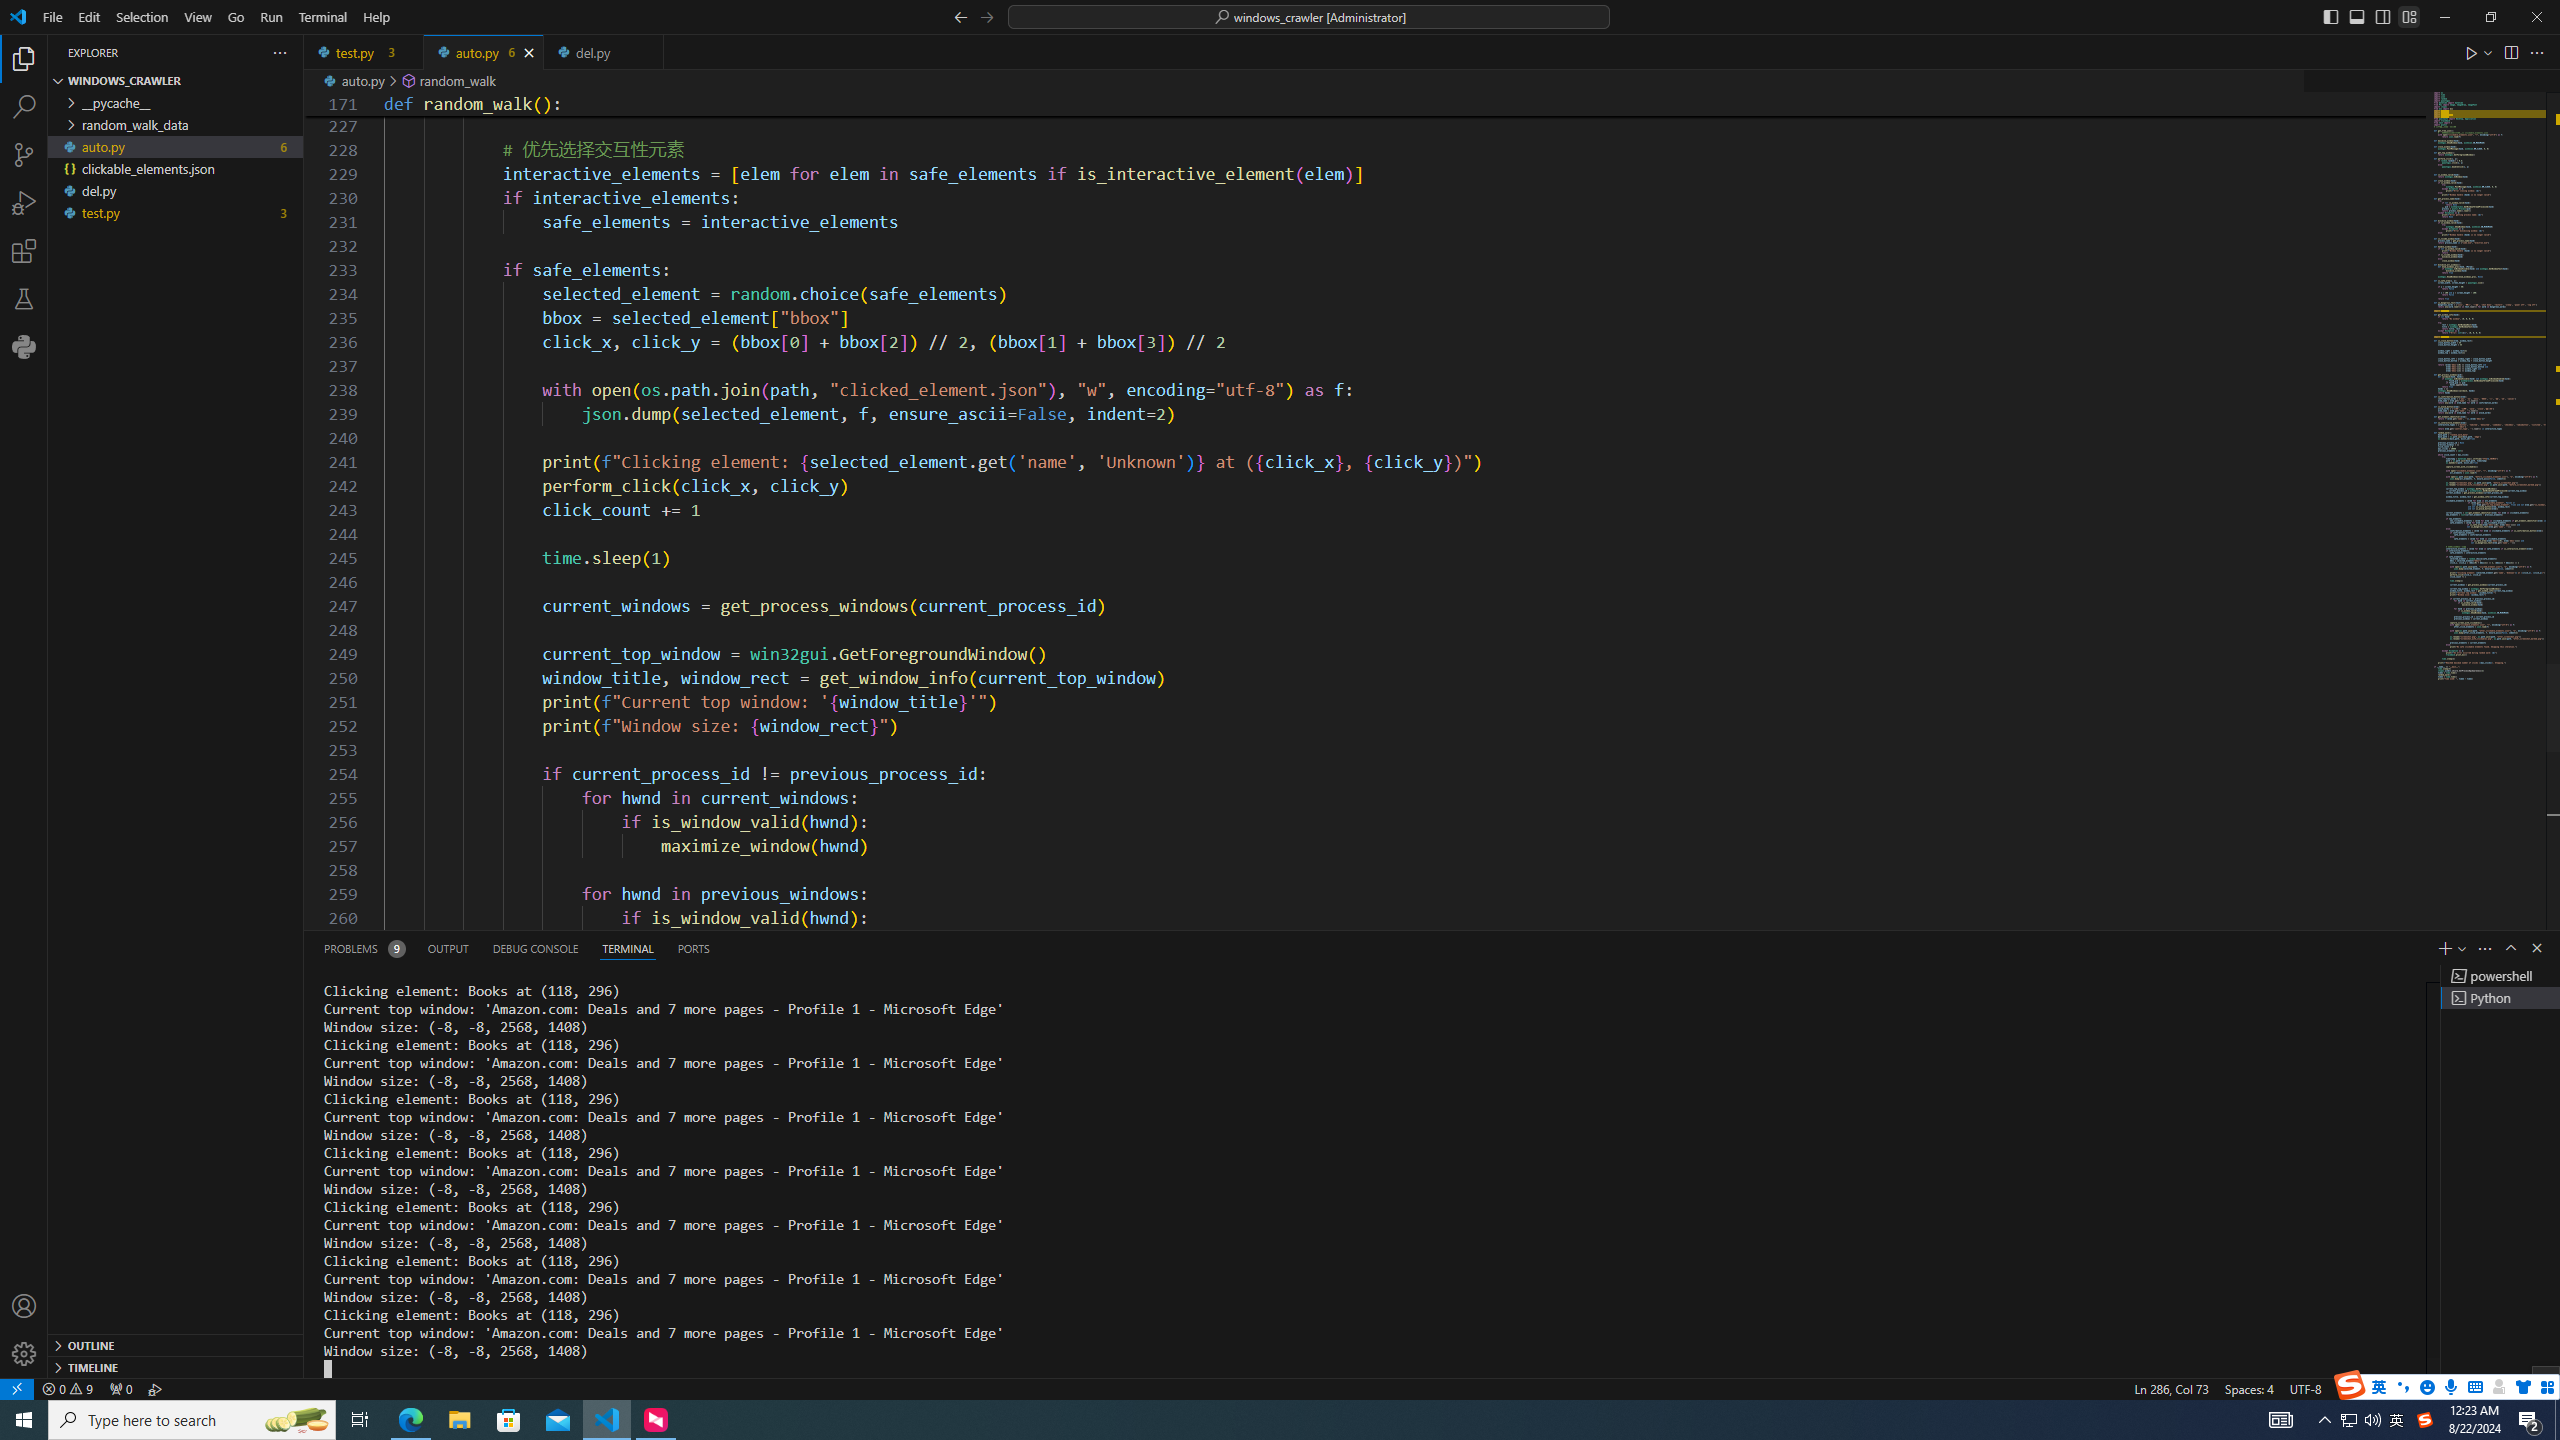 This screenshot has width=2560, height=1440. I want to click on 'Toggle Secondary Side Bar (Ctrl+Alt+B)', so click(2382, 15).